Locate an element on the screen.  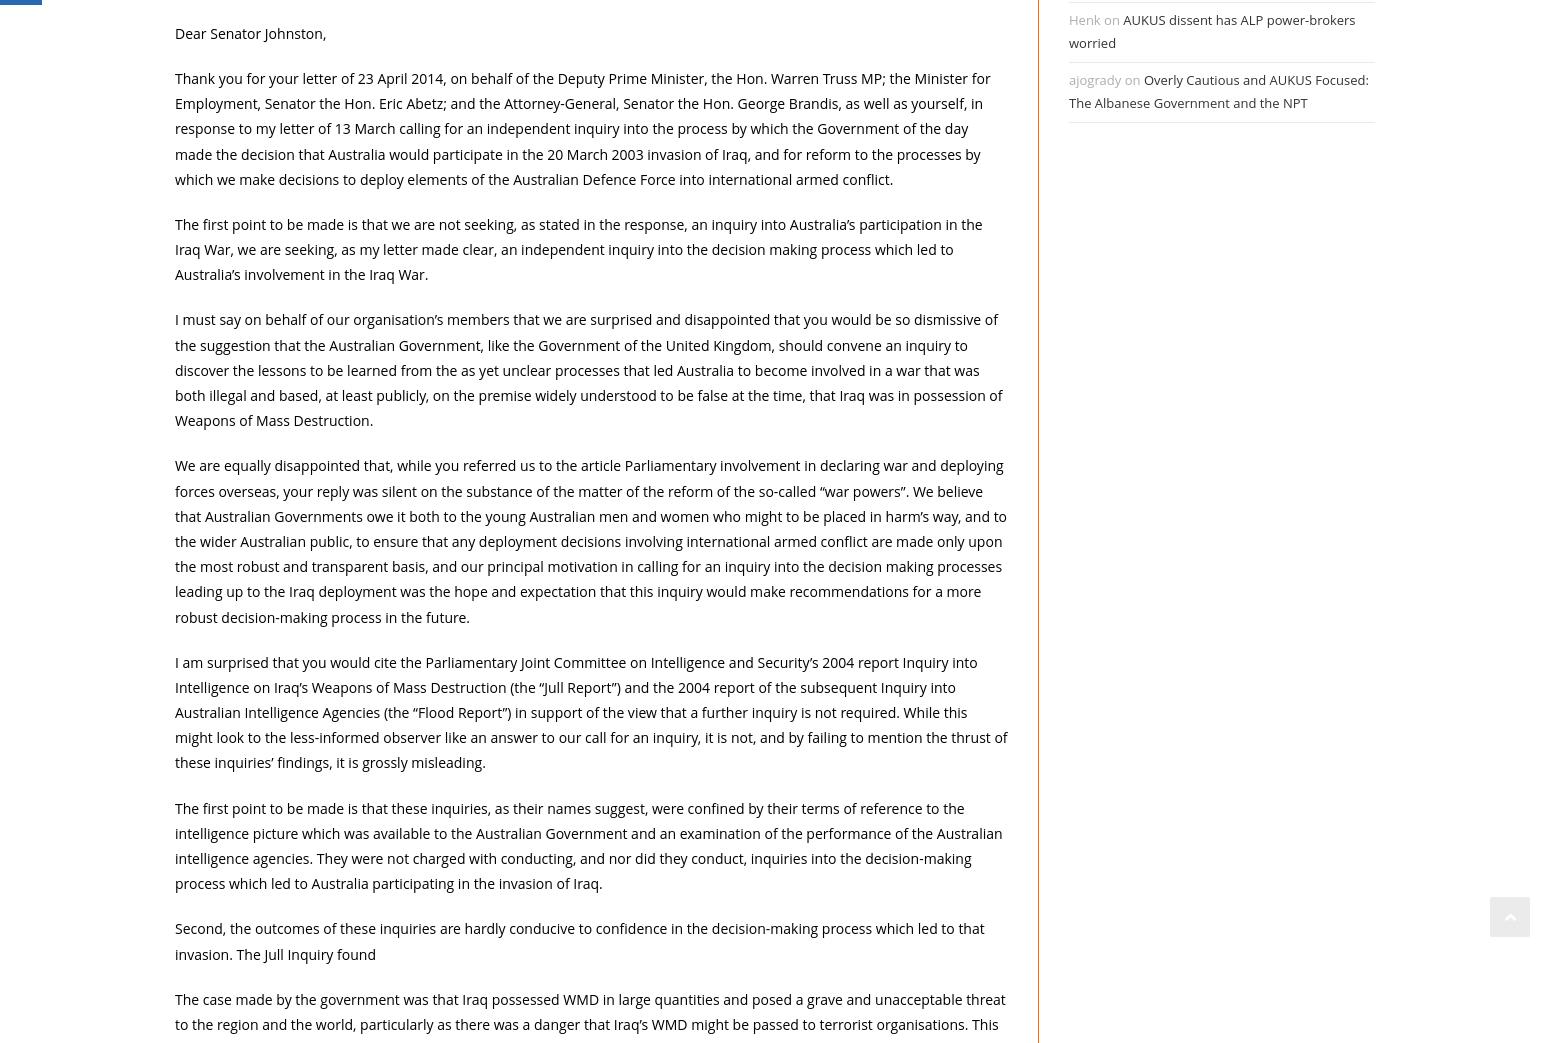
'Henk' is located at coordinates (1084, 19).